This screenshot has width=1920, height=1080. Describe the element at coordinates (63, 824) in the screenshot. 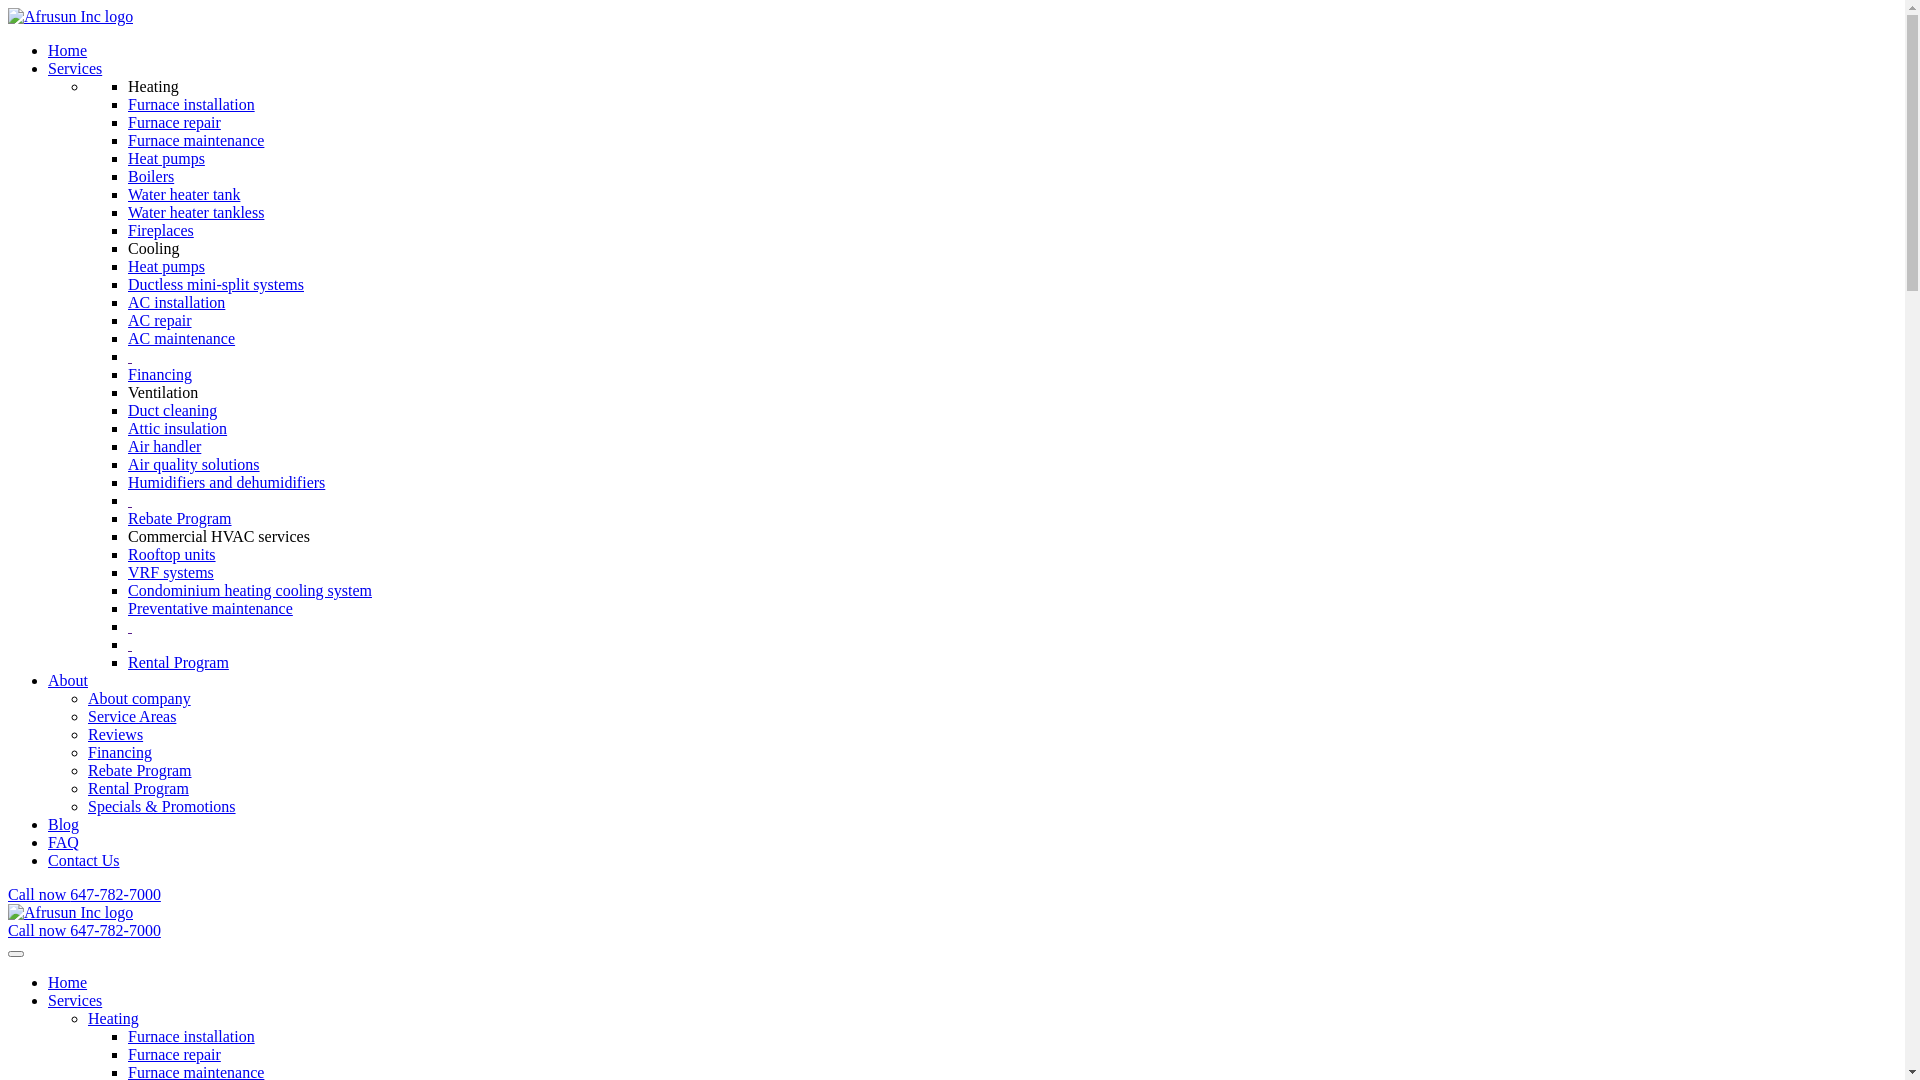

I see `'Blog'` at that location.